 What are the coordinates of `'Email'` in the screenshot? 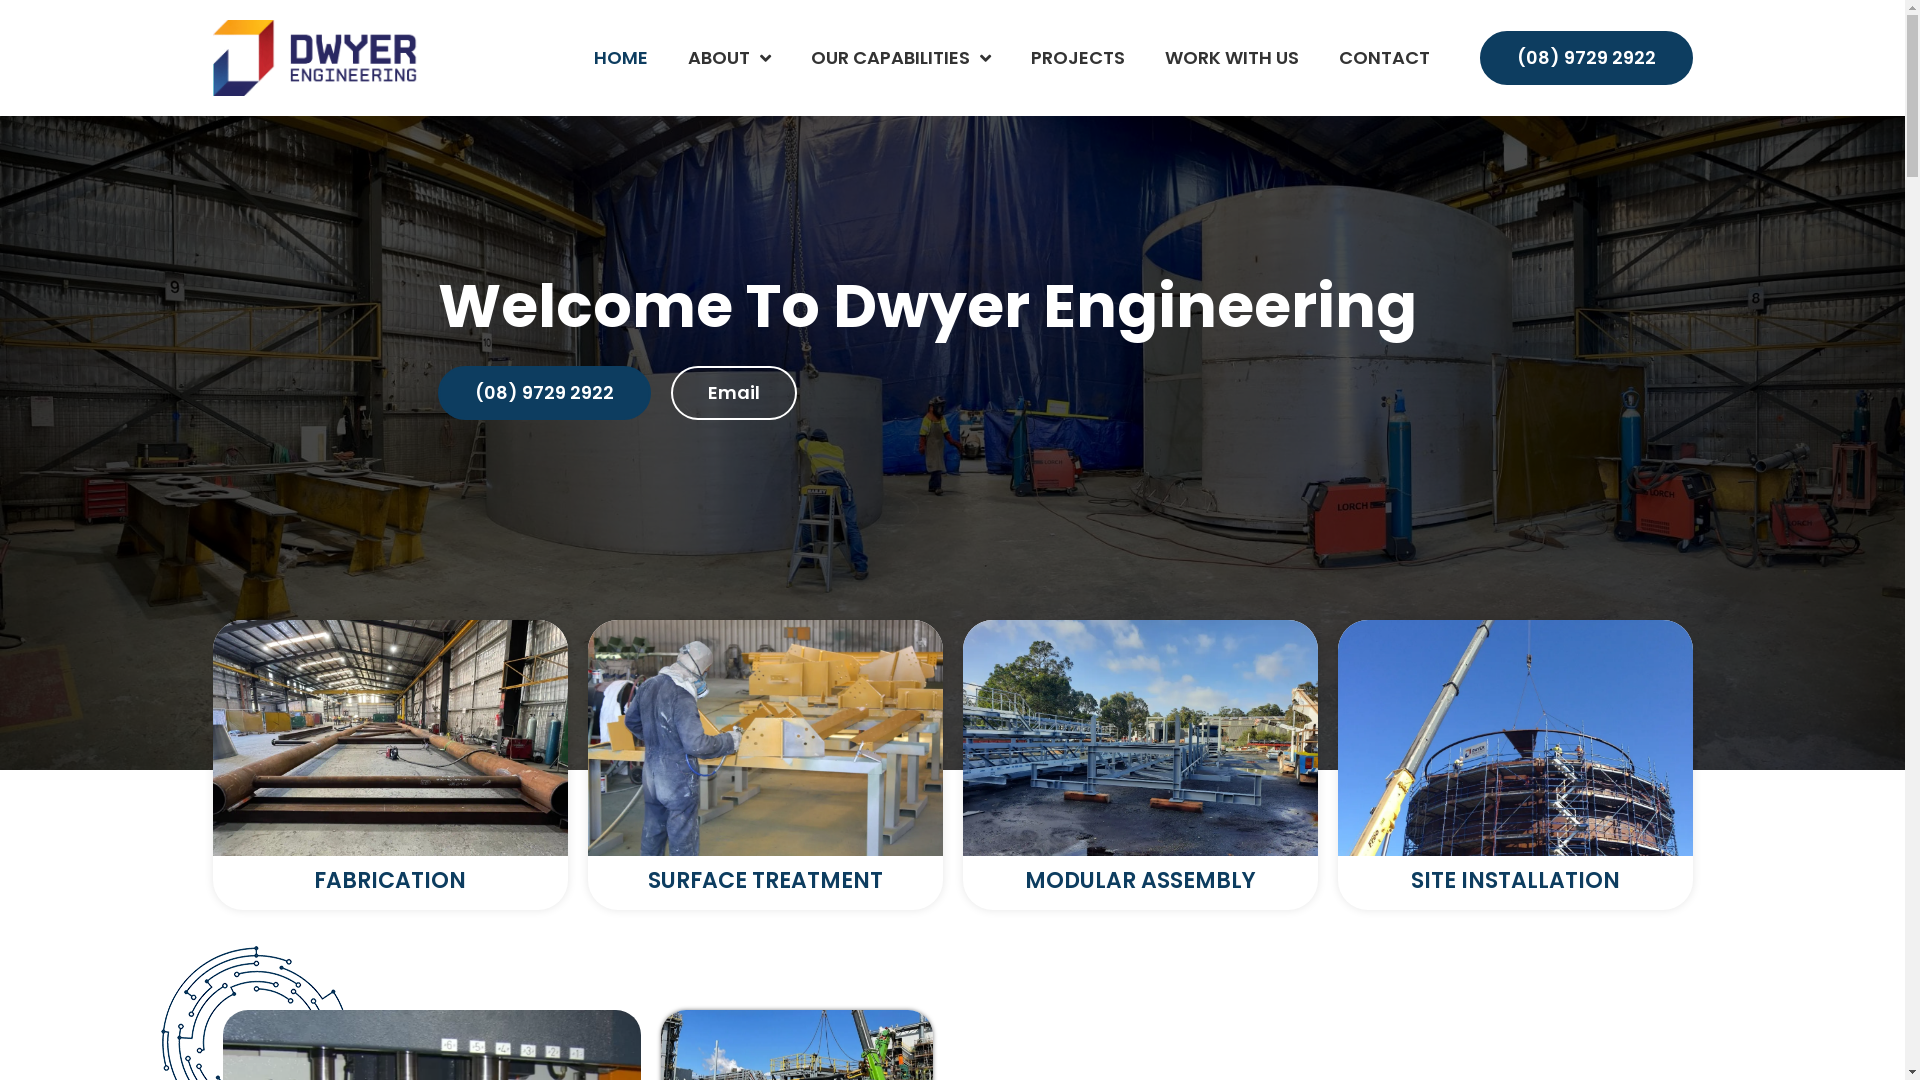 It's located at (670, 393).